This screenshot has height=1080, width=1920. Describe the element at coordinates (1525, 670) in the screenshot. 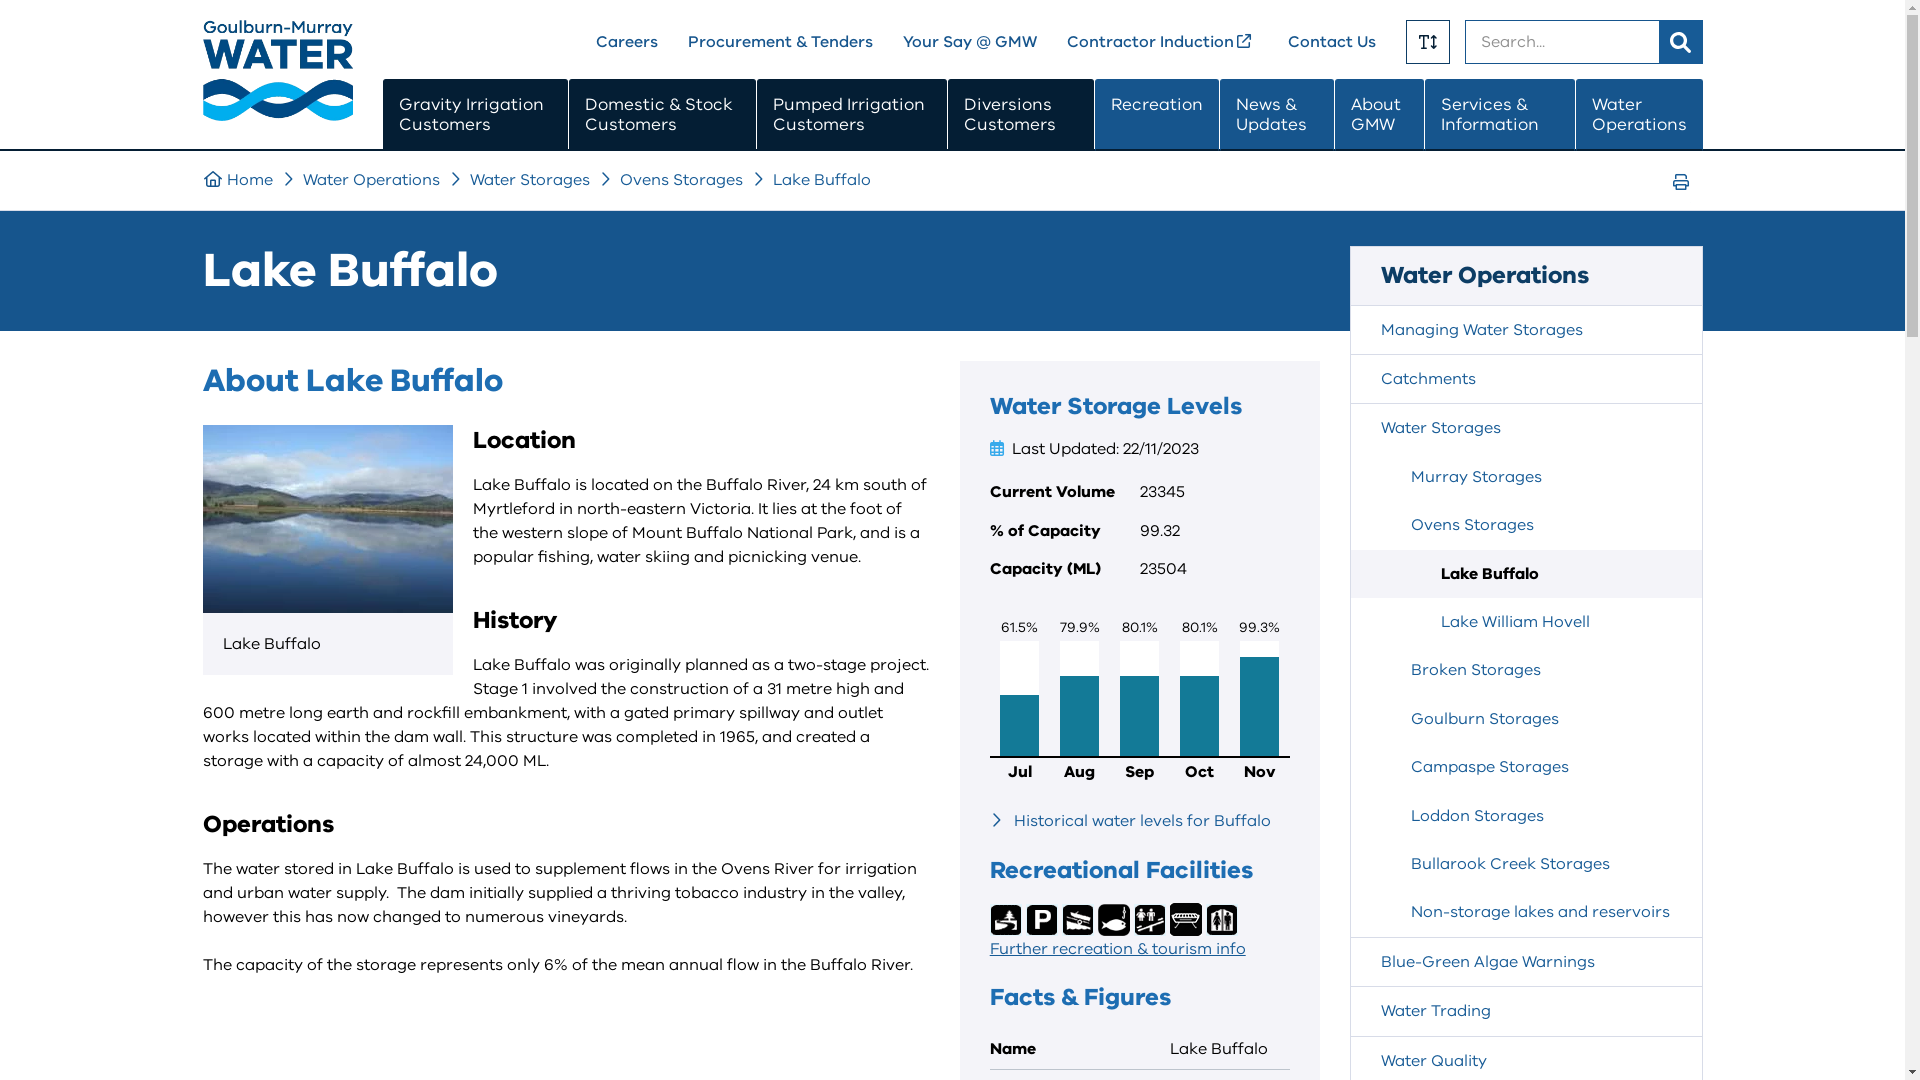

I see `'Broken Storages'` at that location.